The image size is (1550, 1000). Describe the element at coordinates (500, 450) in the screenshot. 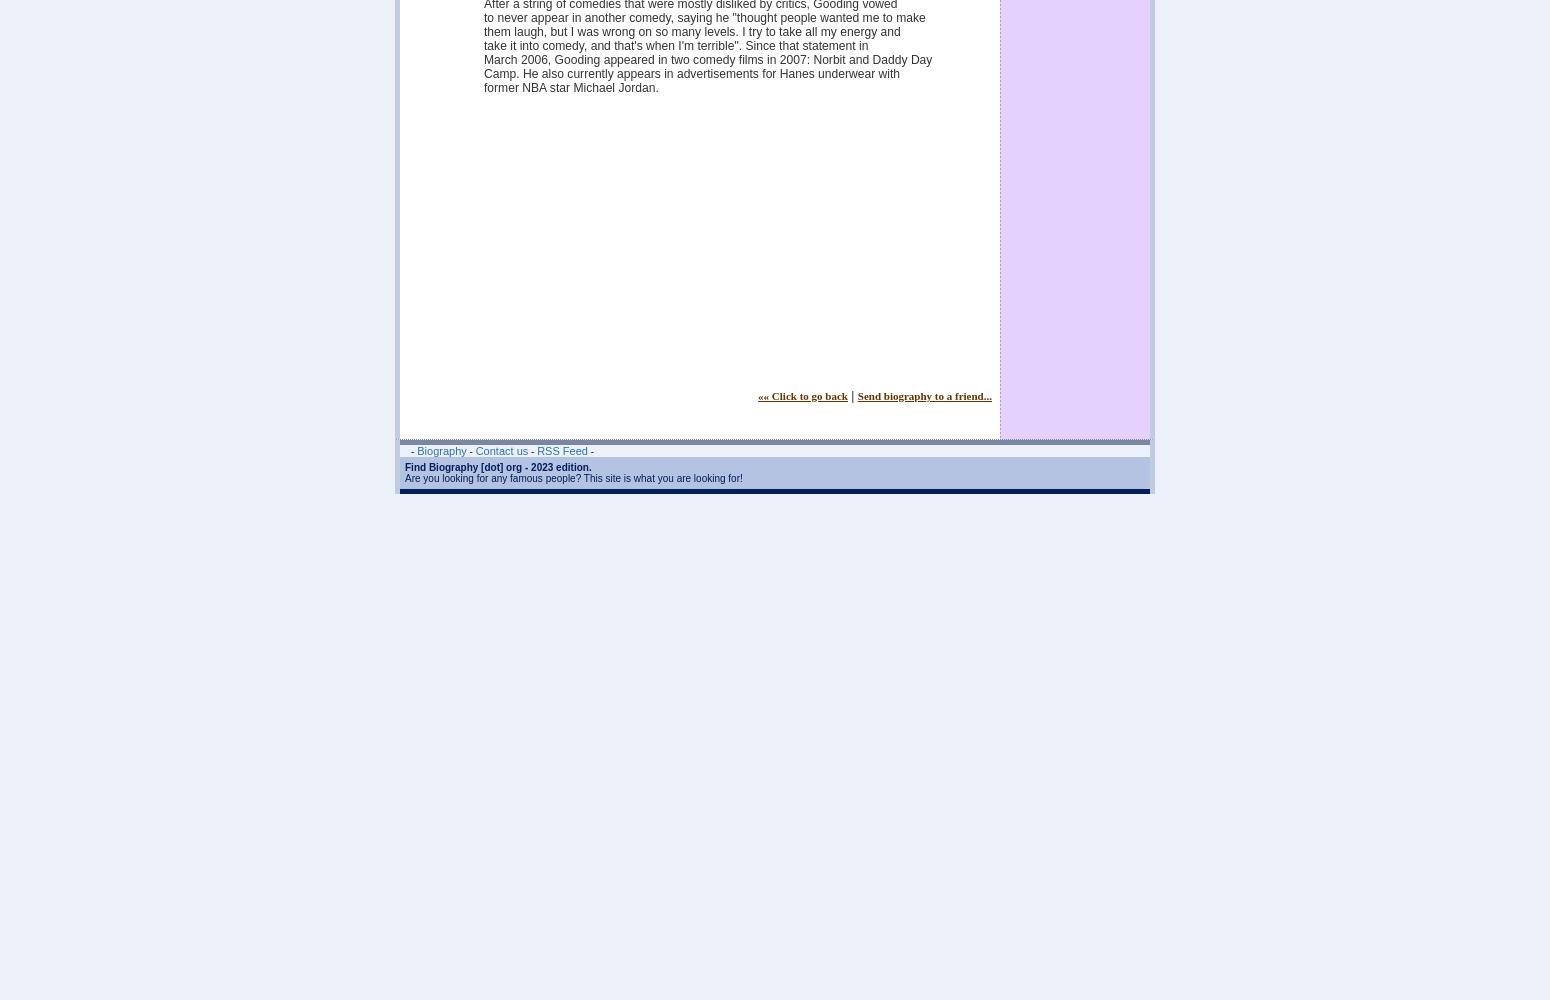

I see `'Contact us'` at that location.